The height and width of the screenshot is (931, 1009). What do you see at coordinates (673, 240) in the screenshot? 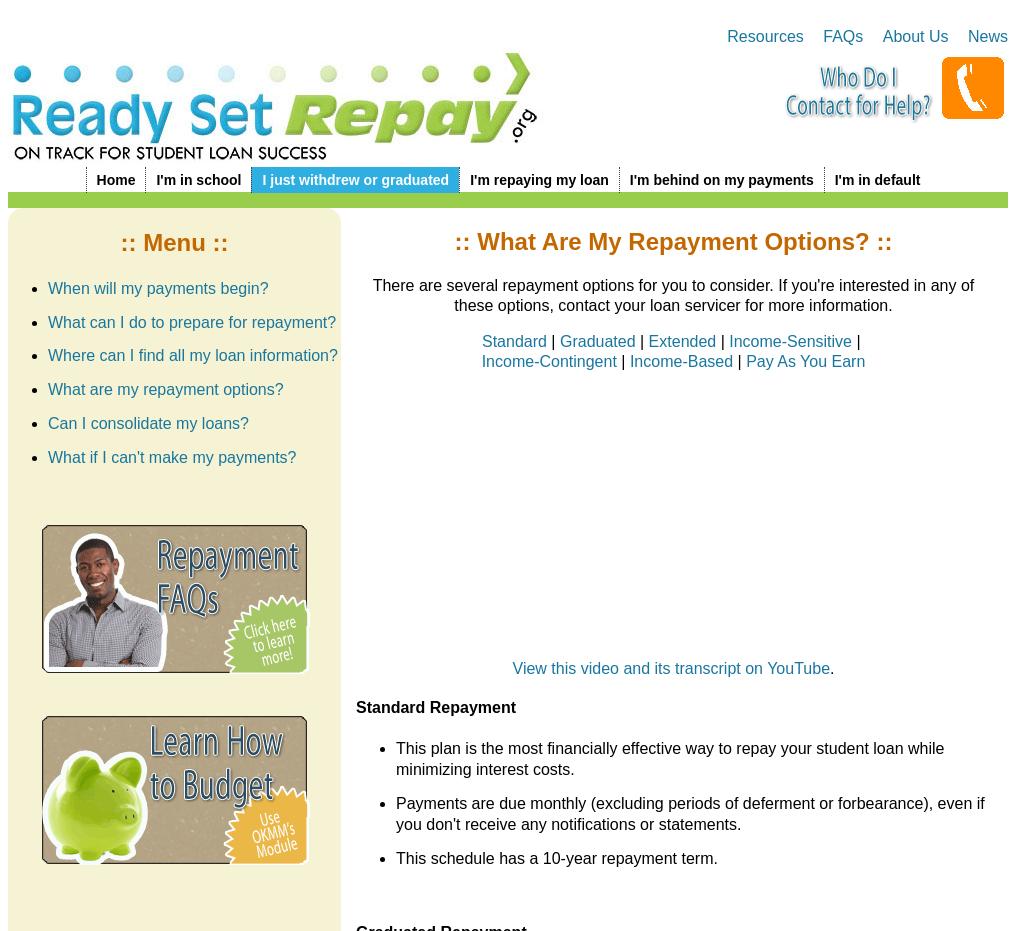
I see `':: What Are My Repayment Options? ::'` at bounding box center [673, 240].